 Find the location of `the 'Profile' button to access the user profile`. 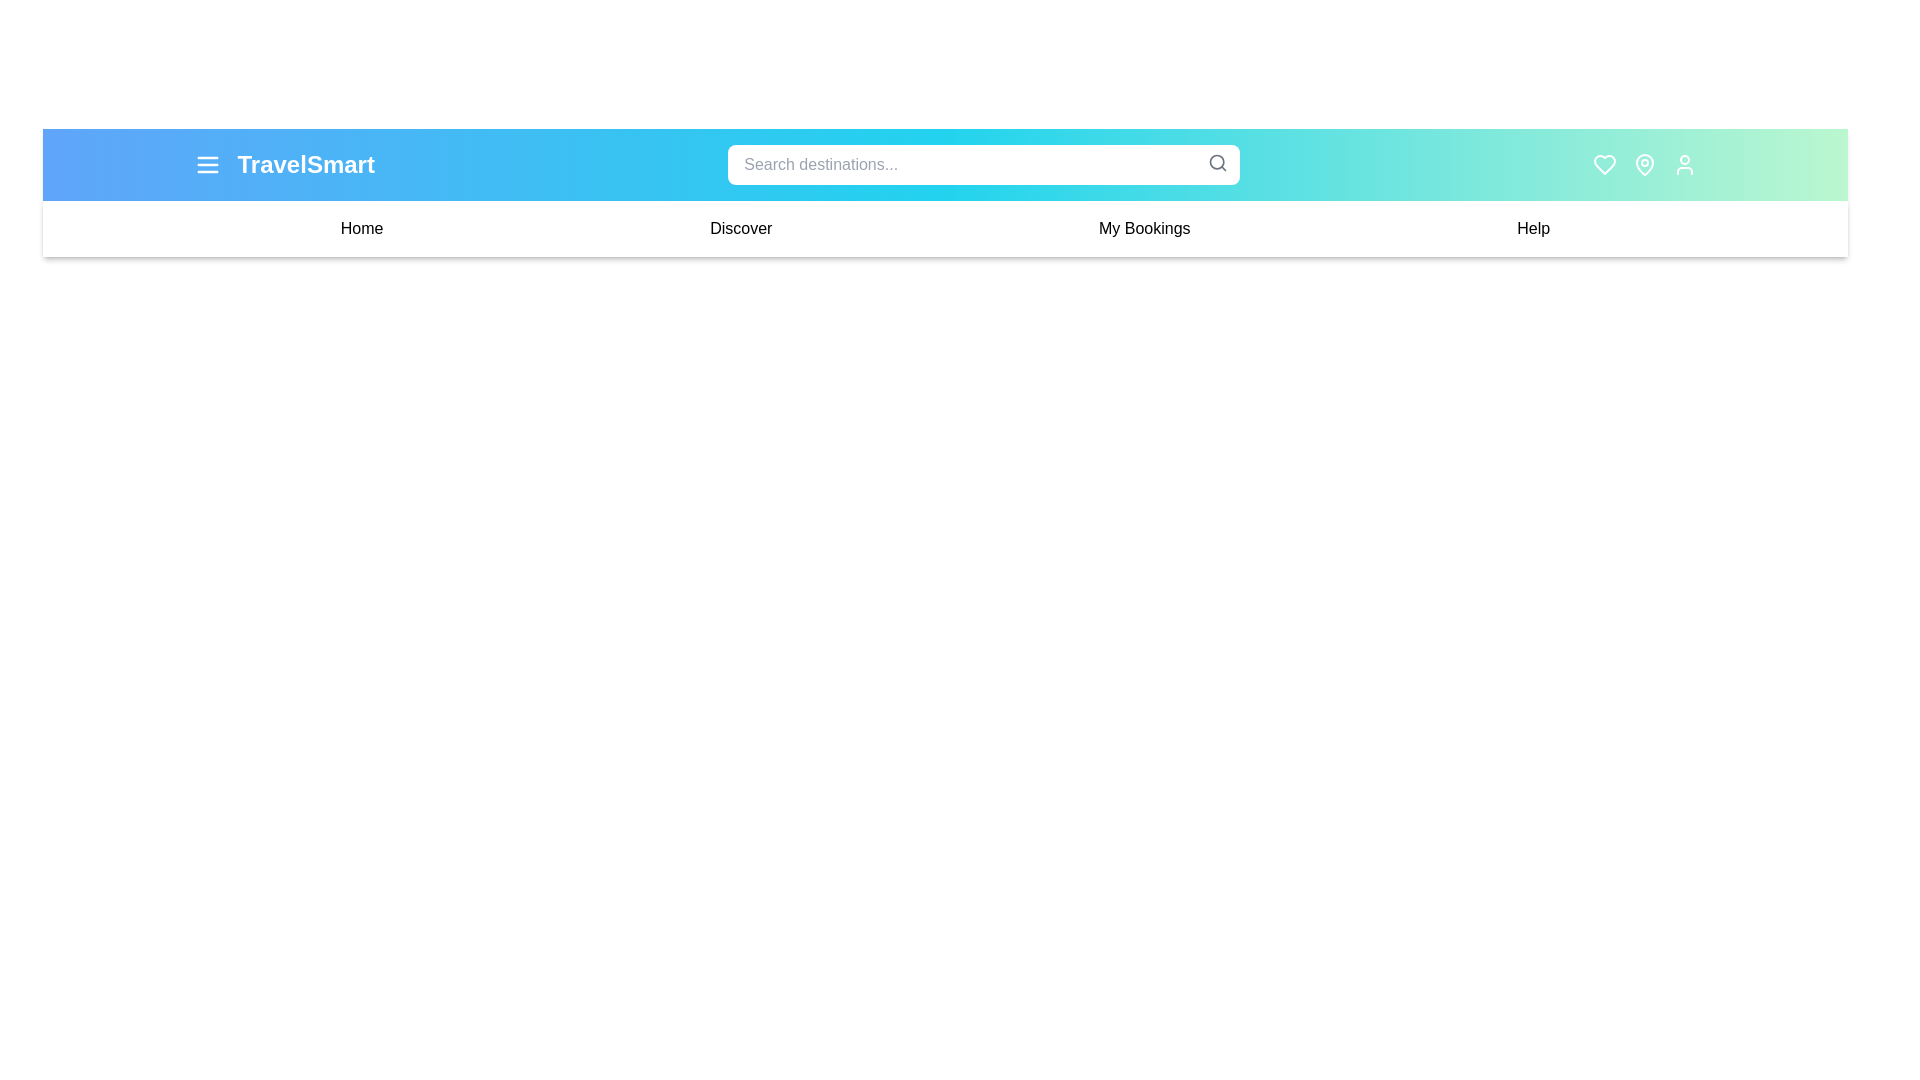

the 'Profile' button to access the user profile is located at coordinates (1684, 164).